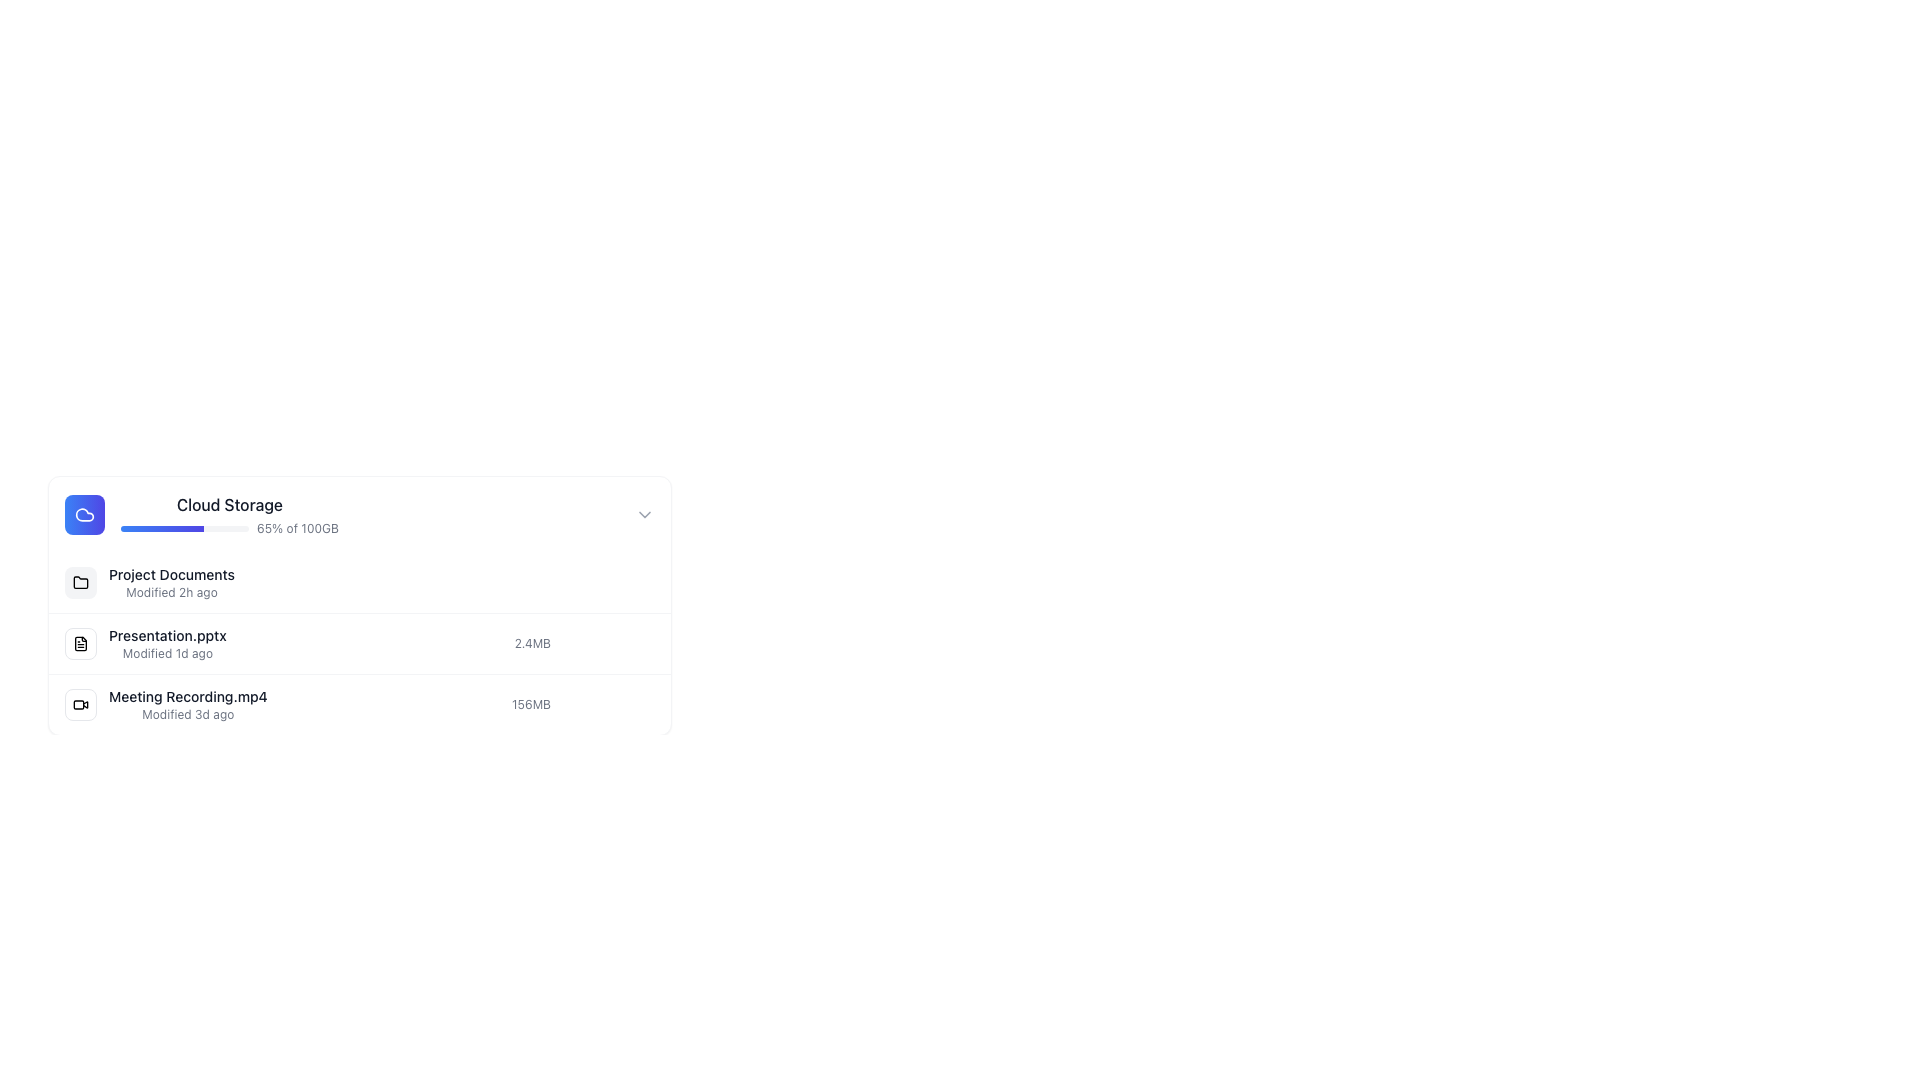  Describe the element at coordinates (185, 527) in the screenshot. I see `the progress bar indicating storage usage in the Cloud Storage section, located beside the '65% of 100GB' text` at that location.